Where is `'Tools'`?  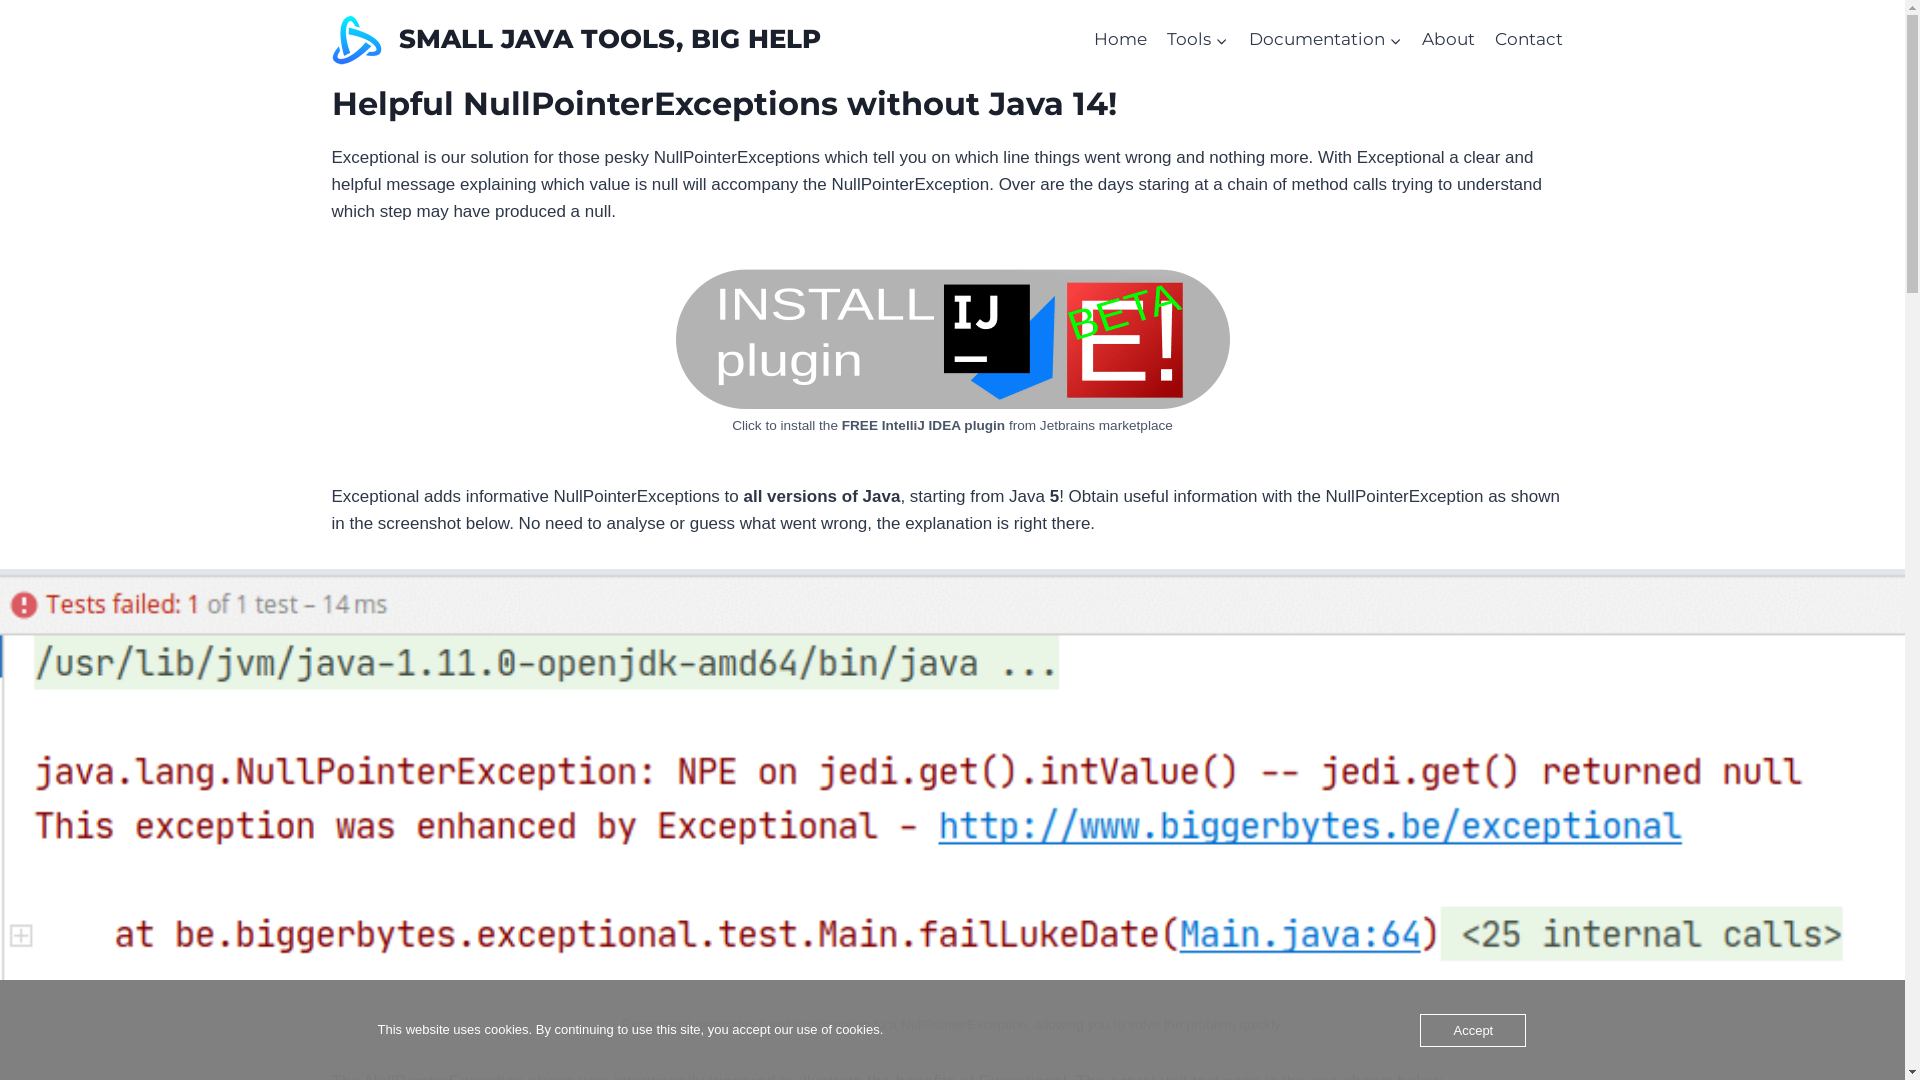 'Tools' is located at coordinates (1197, 39).